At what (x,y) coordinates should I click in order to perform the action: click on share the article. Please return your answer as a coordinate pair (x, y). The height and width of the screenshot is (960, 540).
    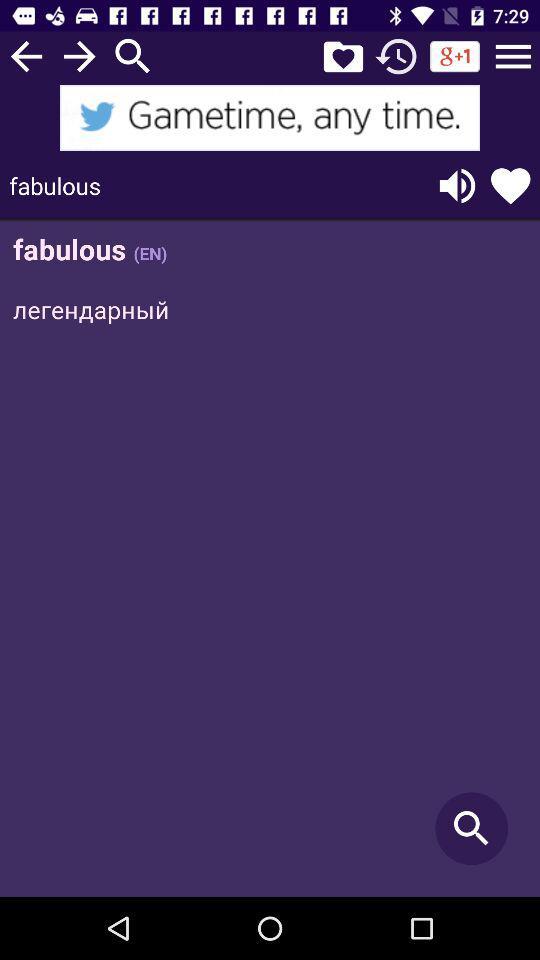
    Looking at the image, I should click on (270, 117).